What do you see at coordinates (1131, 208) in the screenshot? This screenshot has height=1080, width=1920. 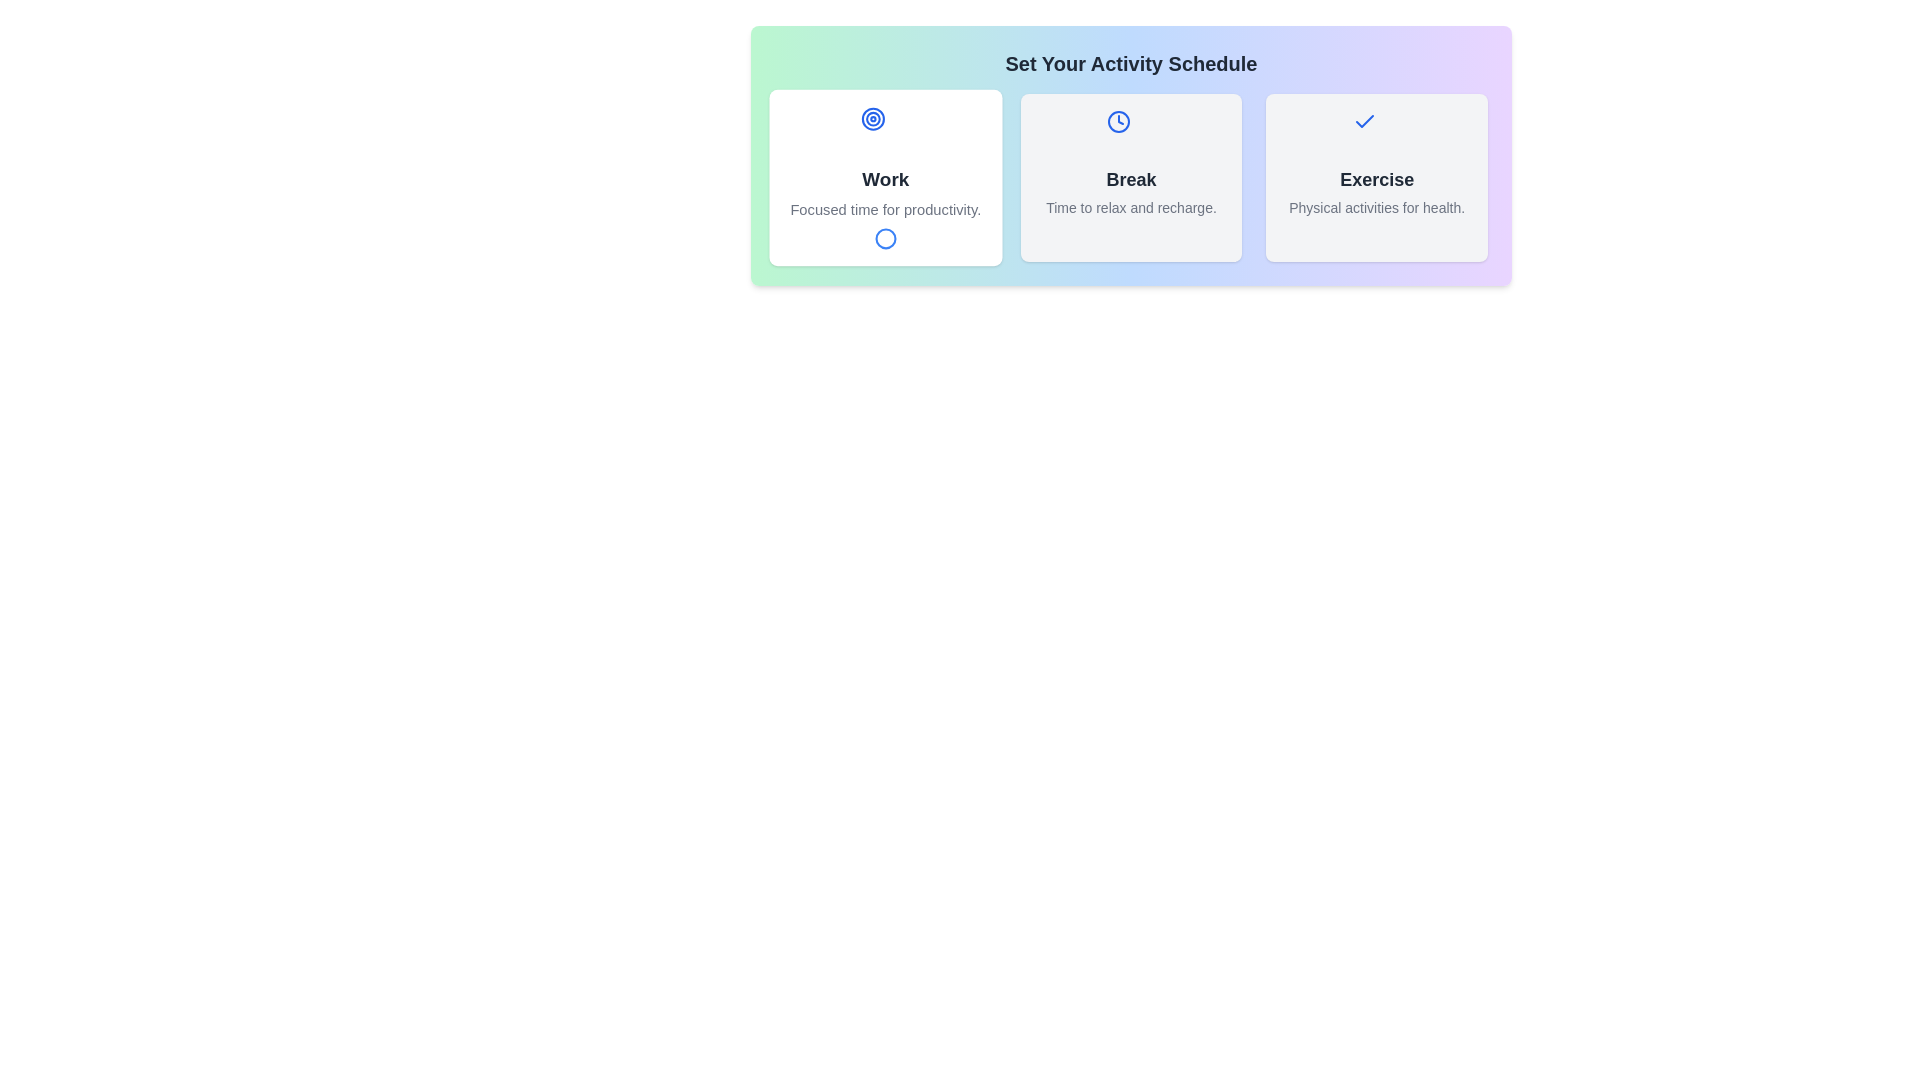 I see `the descriptive text element located at the bottom of the 'Break' box, which provides additional information about the 'Break' section` at bounding box center [1131, 208].